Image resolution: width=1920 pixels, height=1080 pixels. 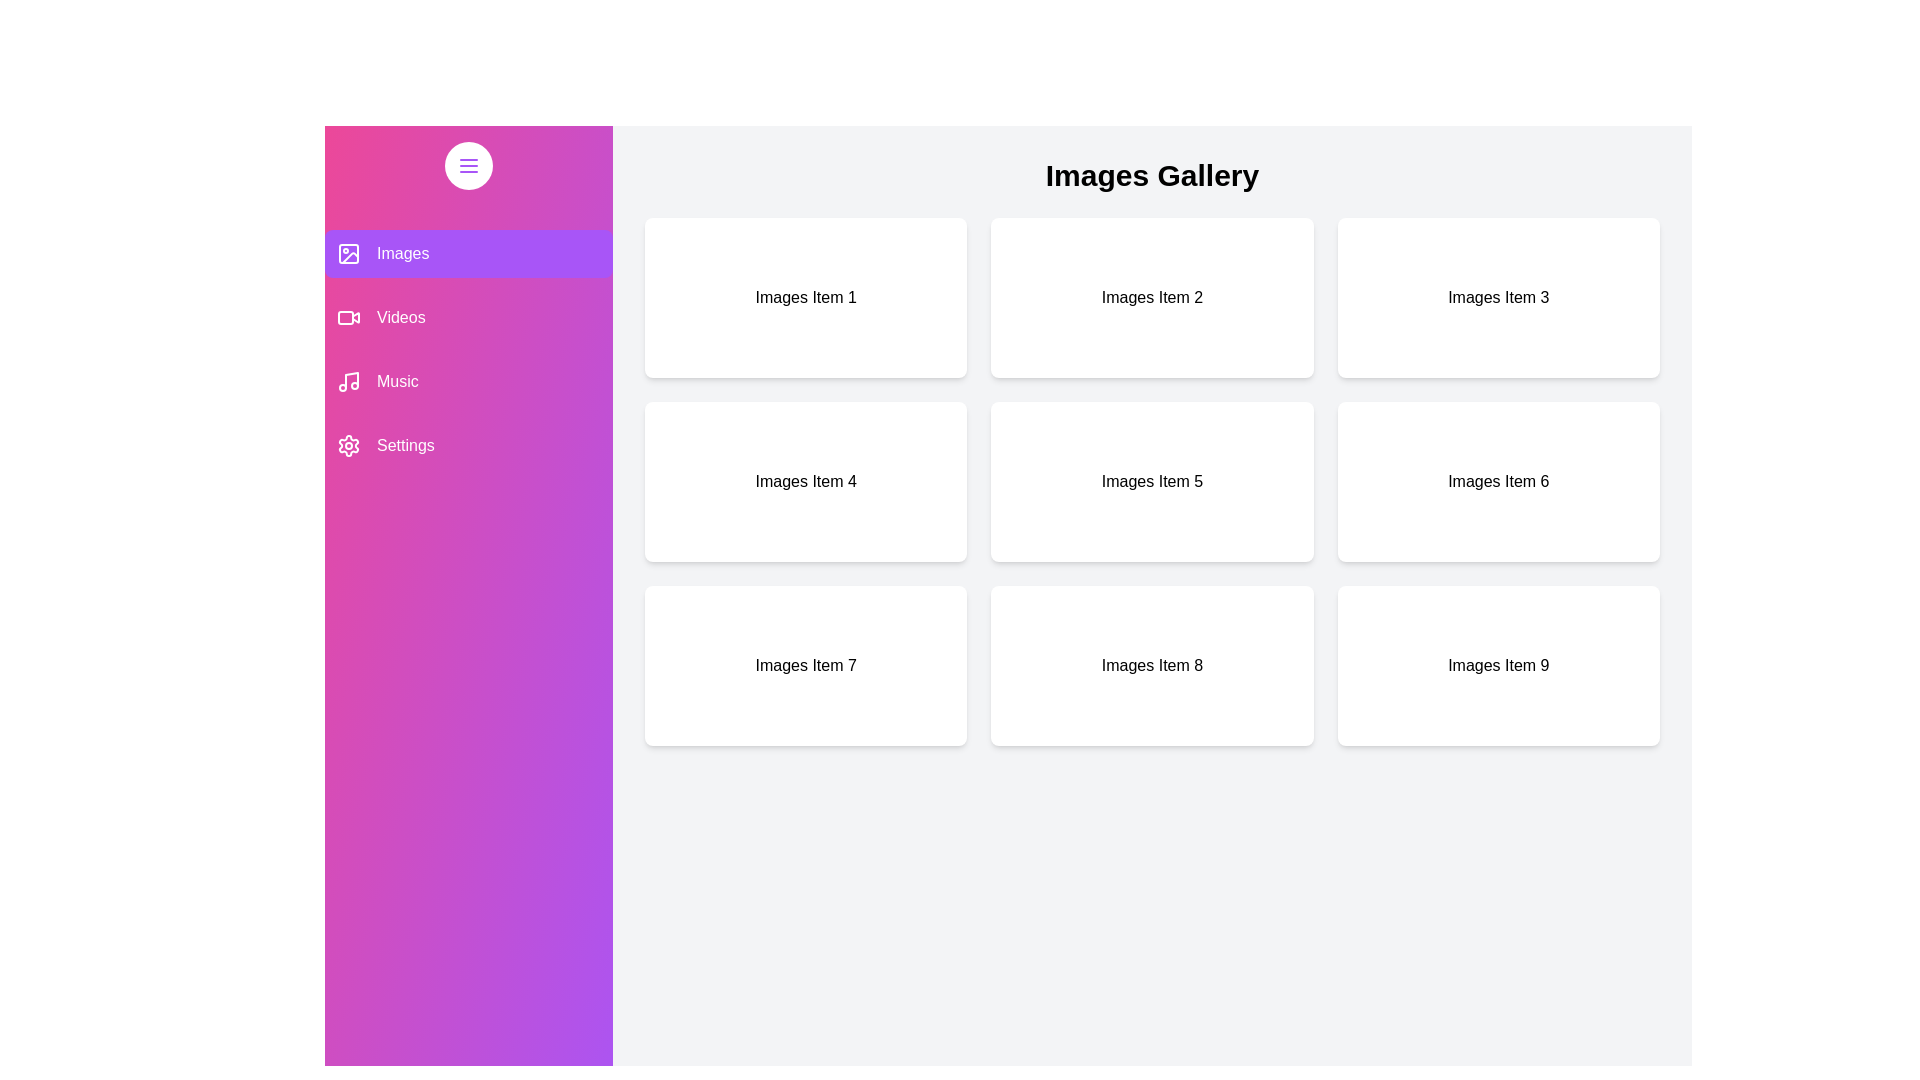 What do you see at coordinates (468, 381) in the screenshot?
I see `the media category Music from the sidebar` at bounding box center [468, 381].